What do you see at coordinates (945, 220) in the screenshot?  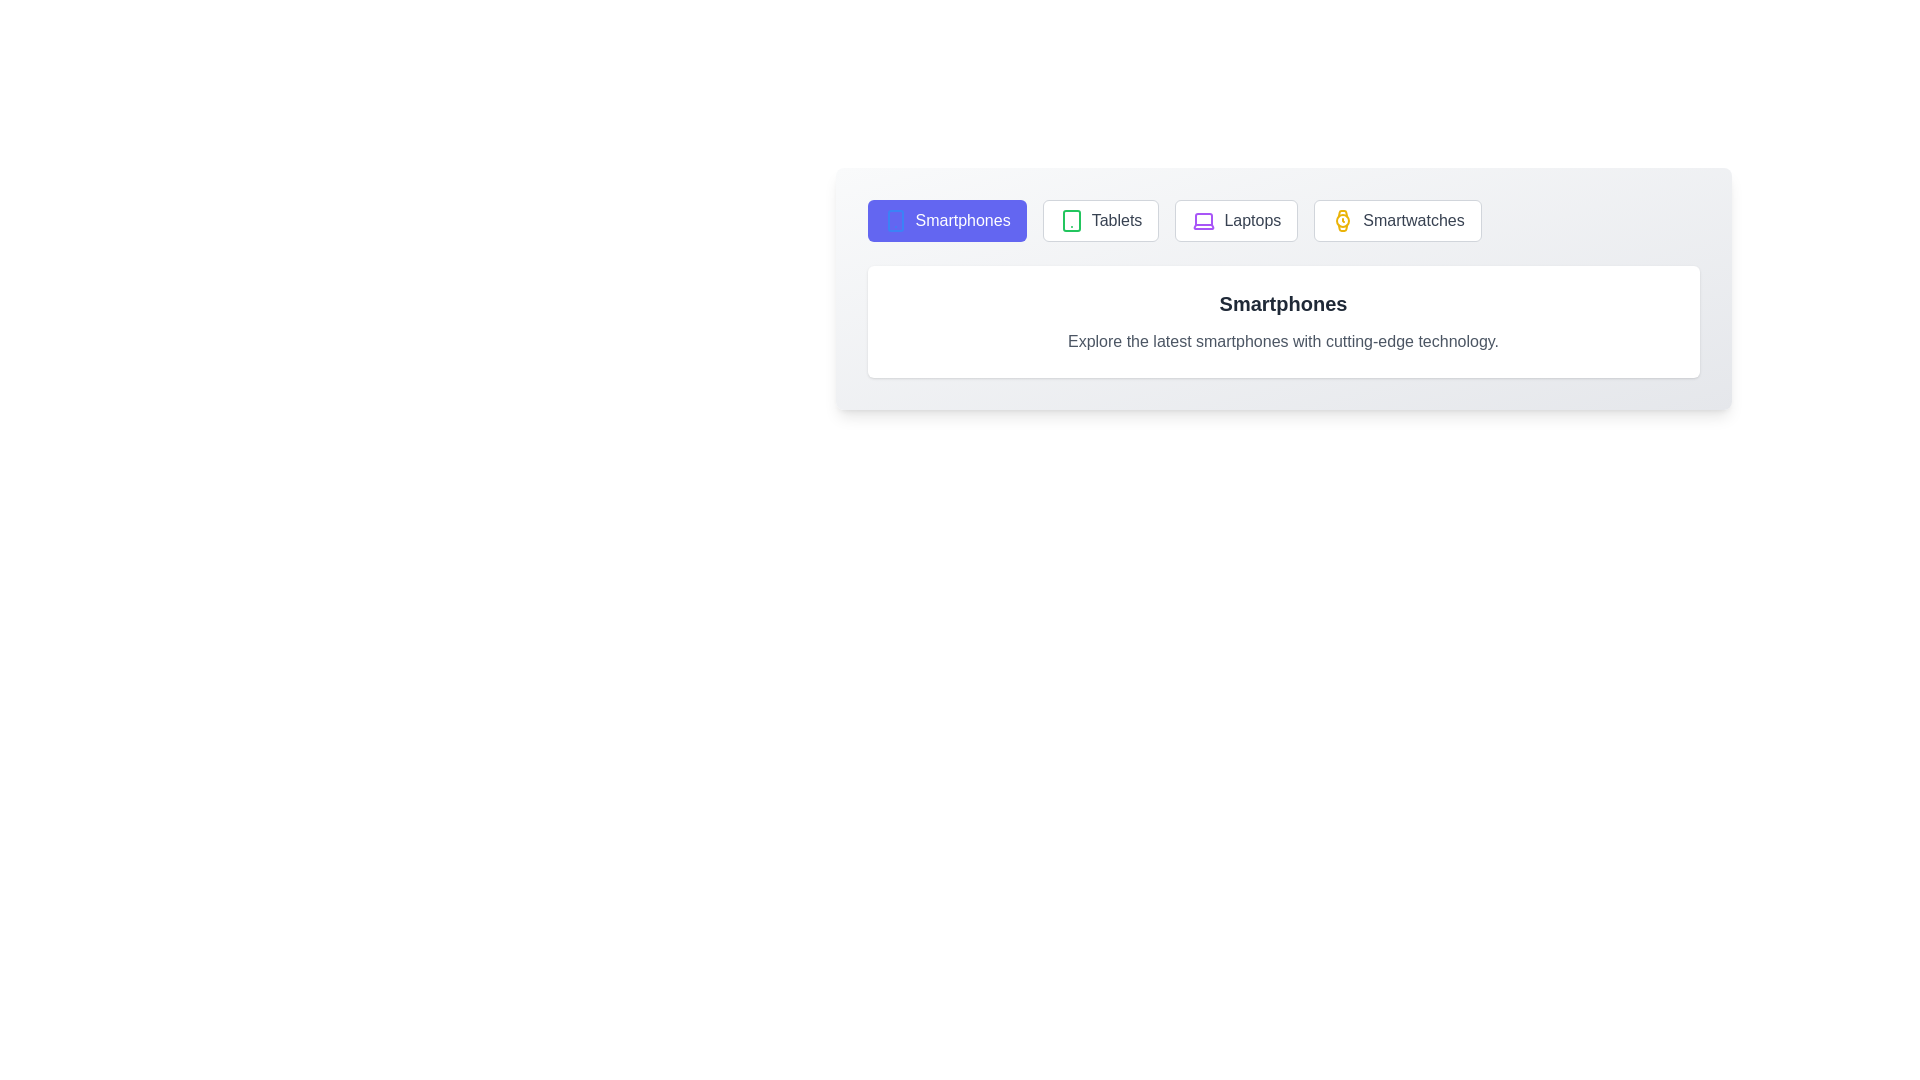 I see `the active tab labeled 'Smartphones' to observe its behavior` at bounding box center [945, 220].